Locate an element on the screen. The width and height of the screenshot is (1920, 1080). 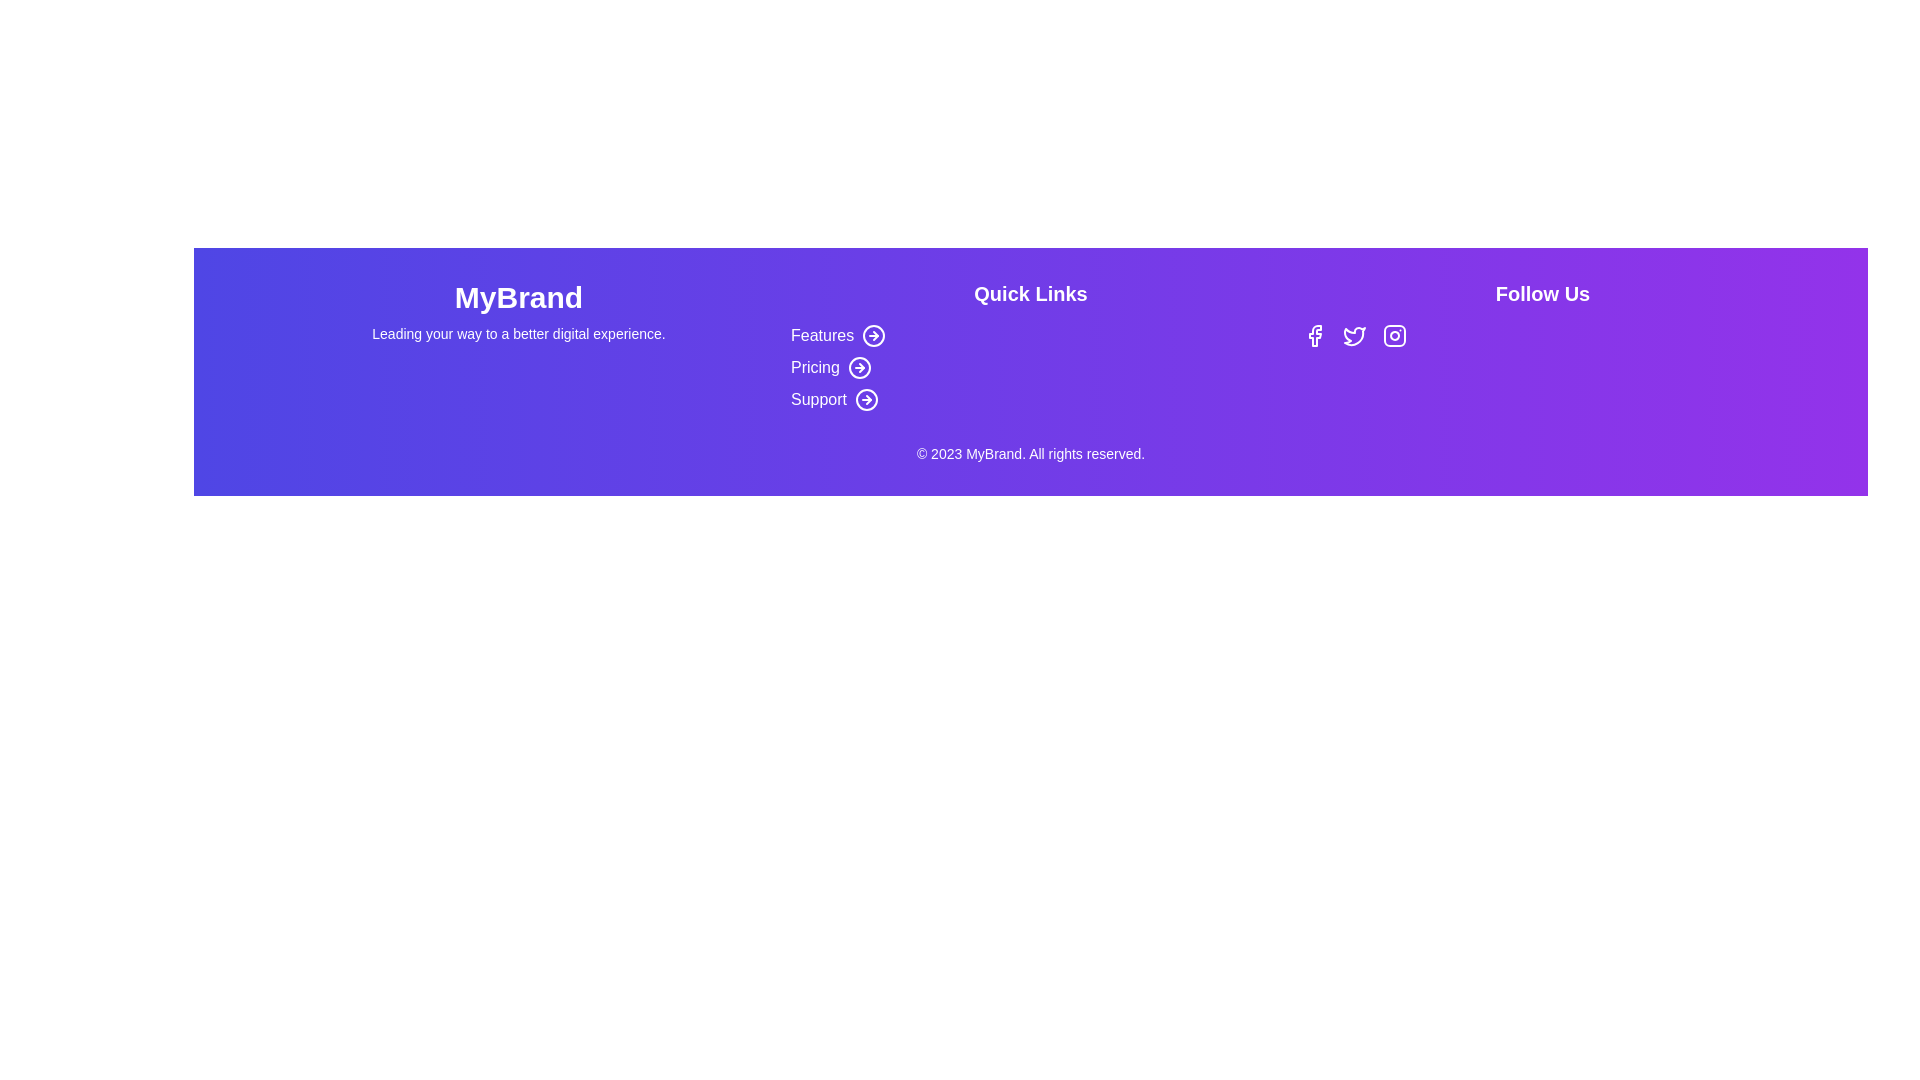
the text element displaying 'MyBrand' in large, bold typography, located at the top-left section of the footer area is located at coordinates (518, 297).